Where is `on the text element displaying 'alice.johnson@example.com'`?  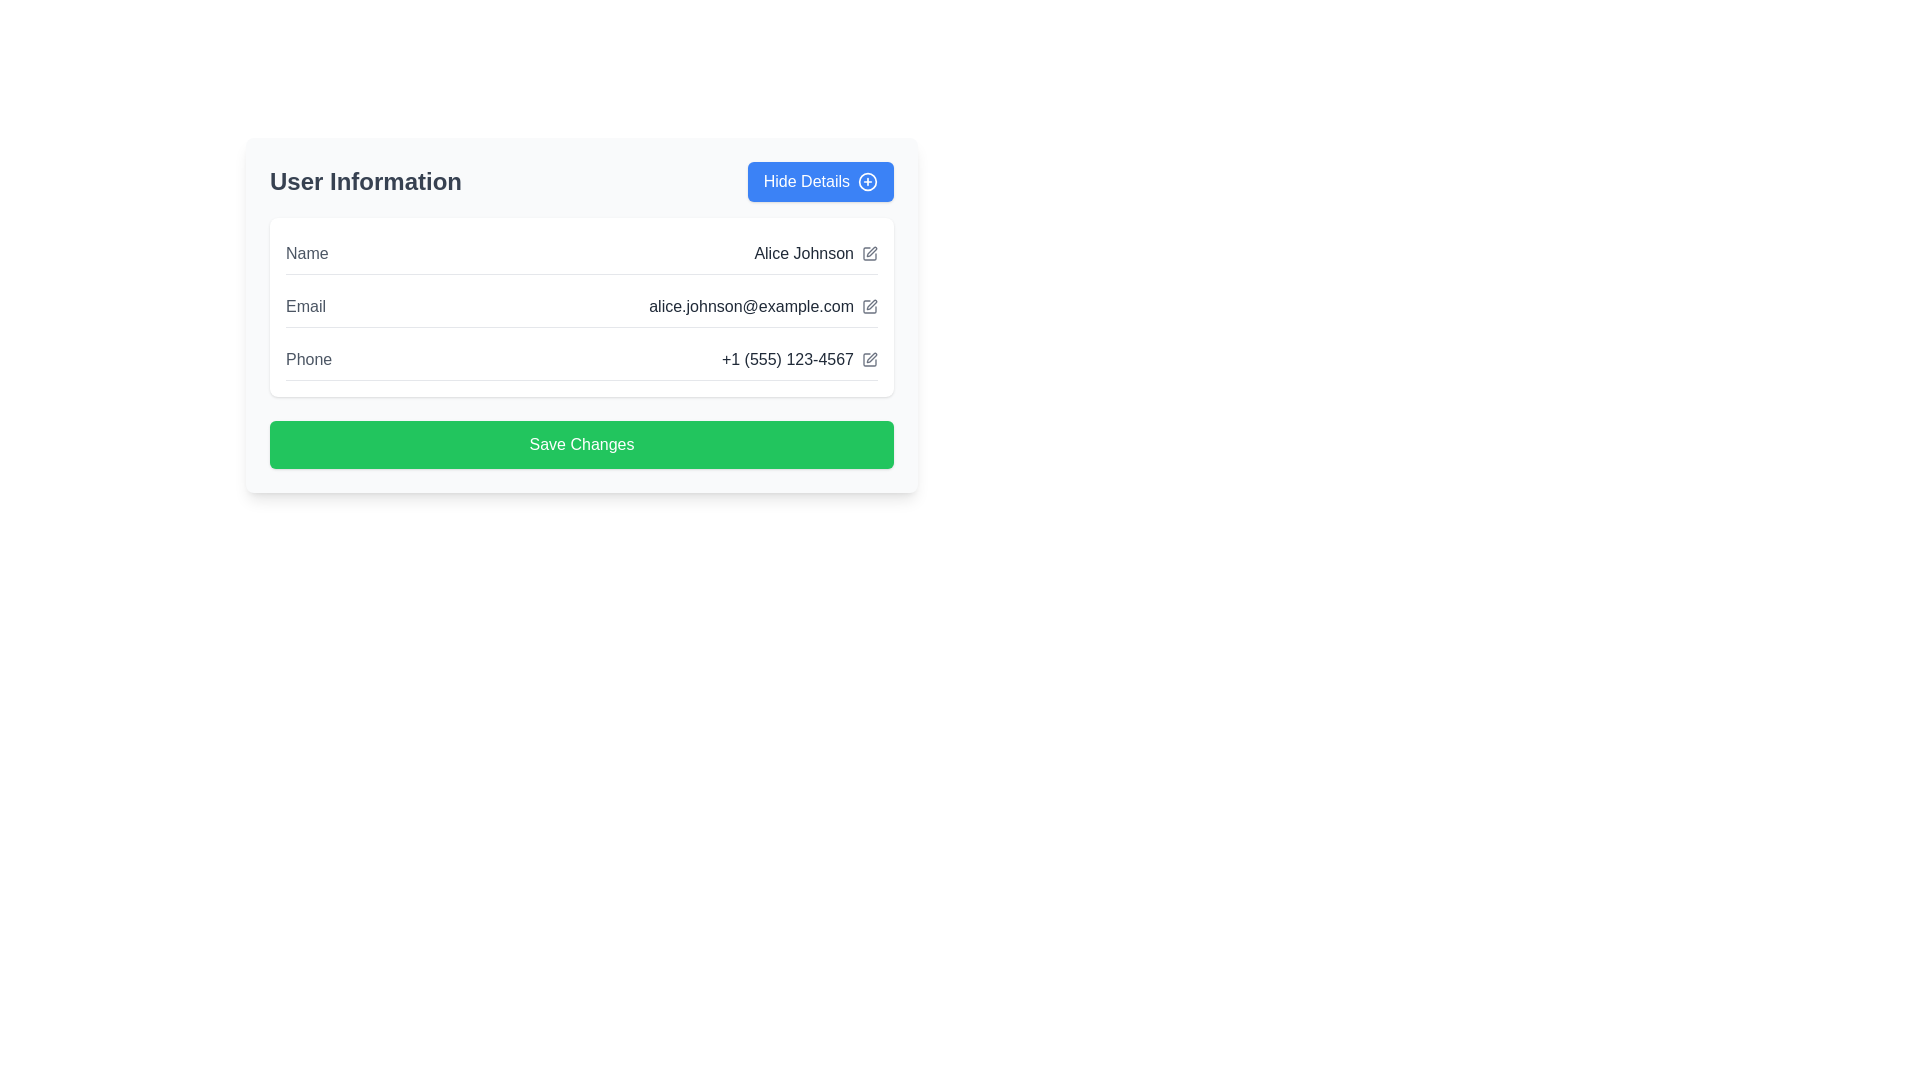 on the text element displaying 'alice.johnson@example.com' is located at coordinates (762, 307).